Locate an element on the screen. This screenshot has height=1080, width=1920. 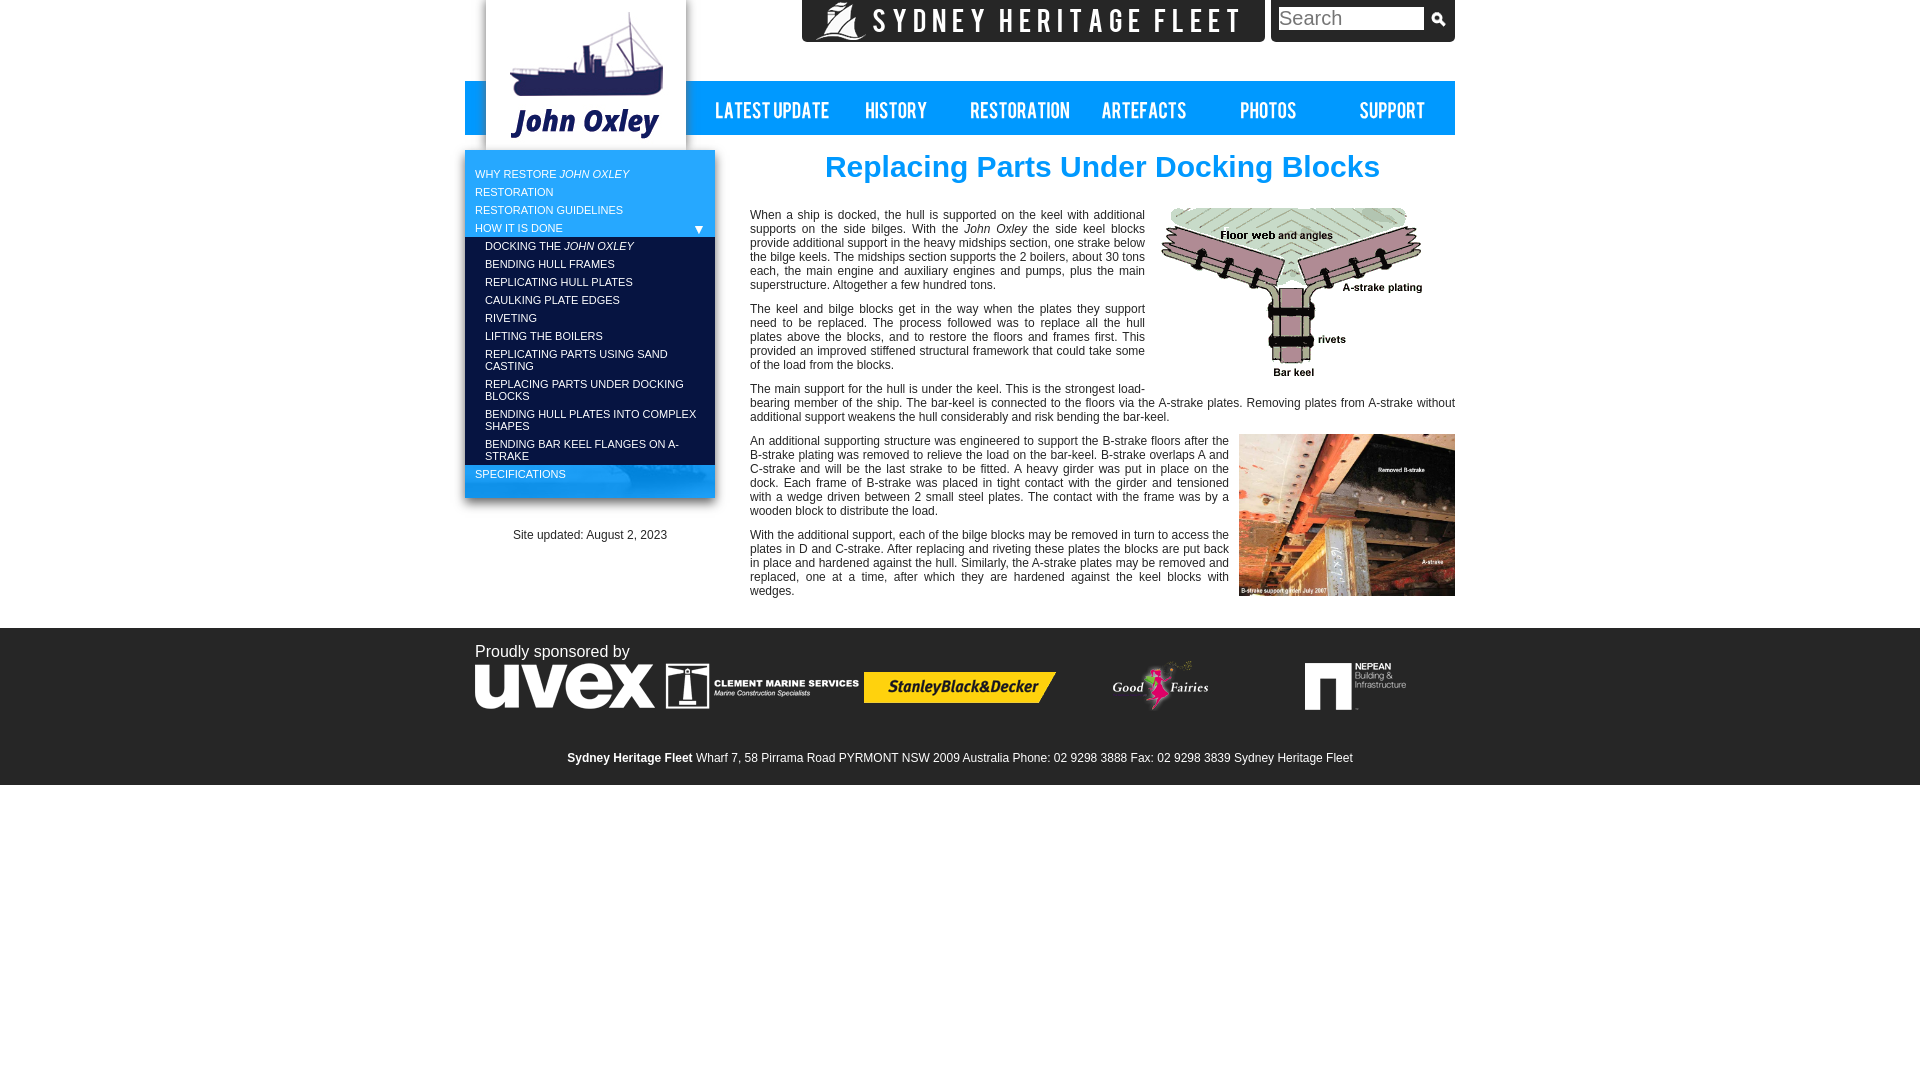
'BENDING BAR KEEL FLANGES ON A-STRAKE' is located at coordinates (589, 450).